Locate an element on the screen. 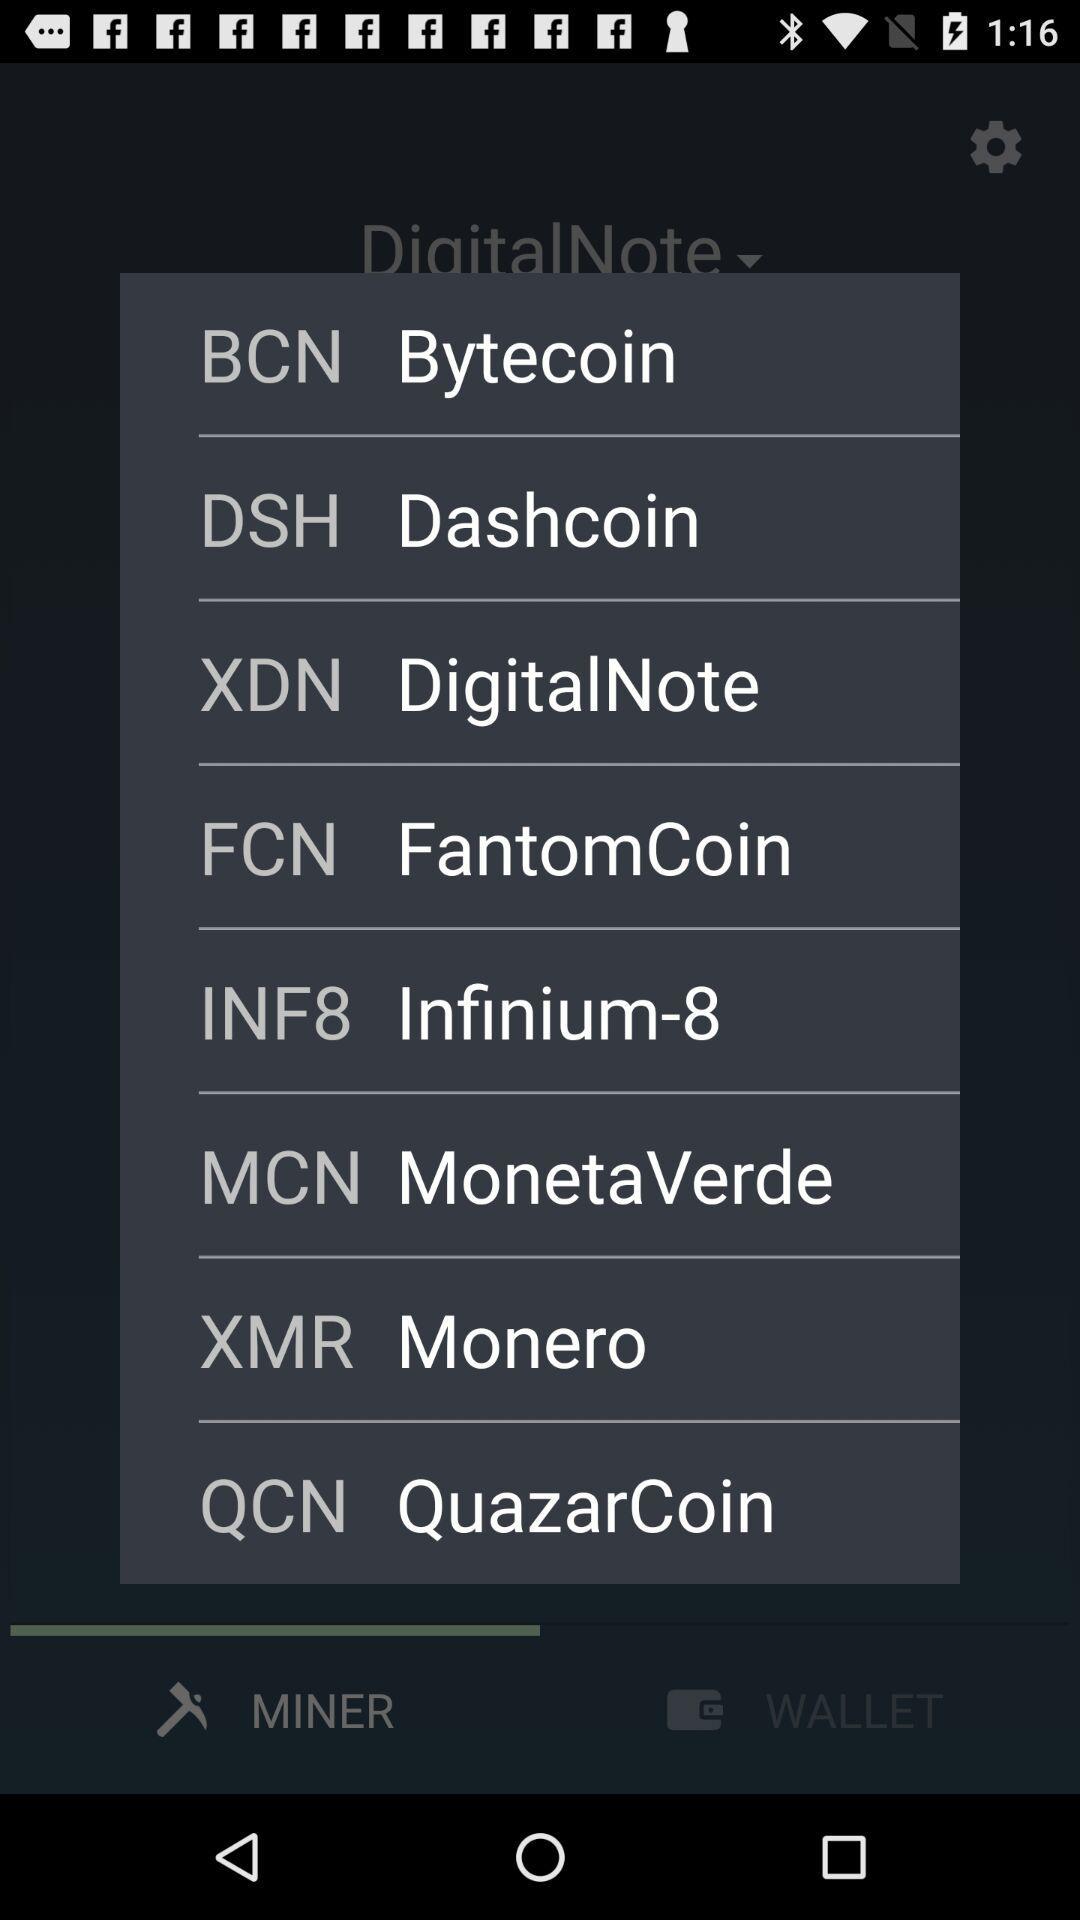 The image size is (1080, 1920). app next to inf8 icon is located at coordinates (651, 1010).